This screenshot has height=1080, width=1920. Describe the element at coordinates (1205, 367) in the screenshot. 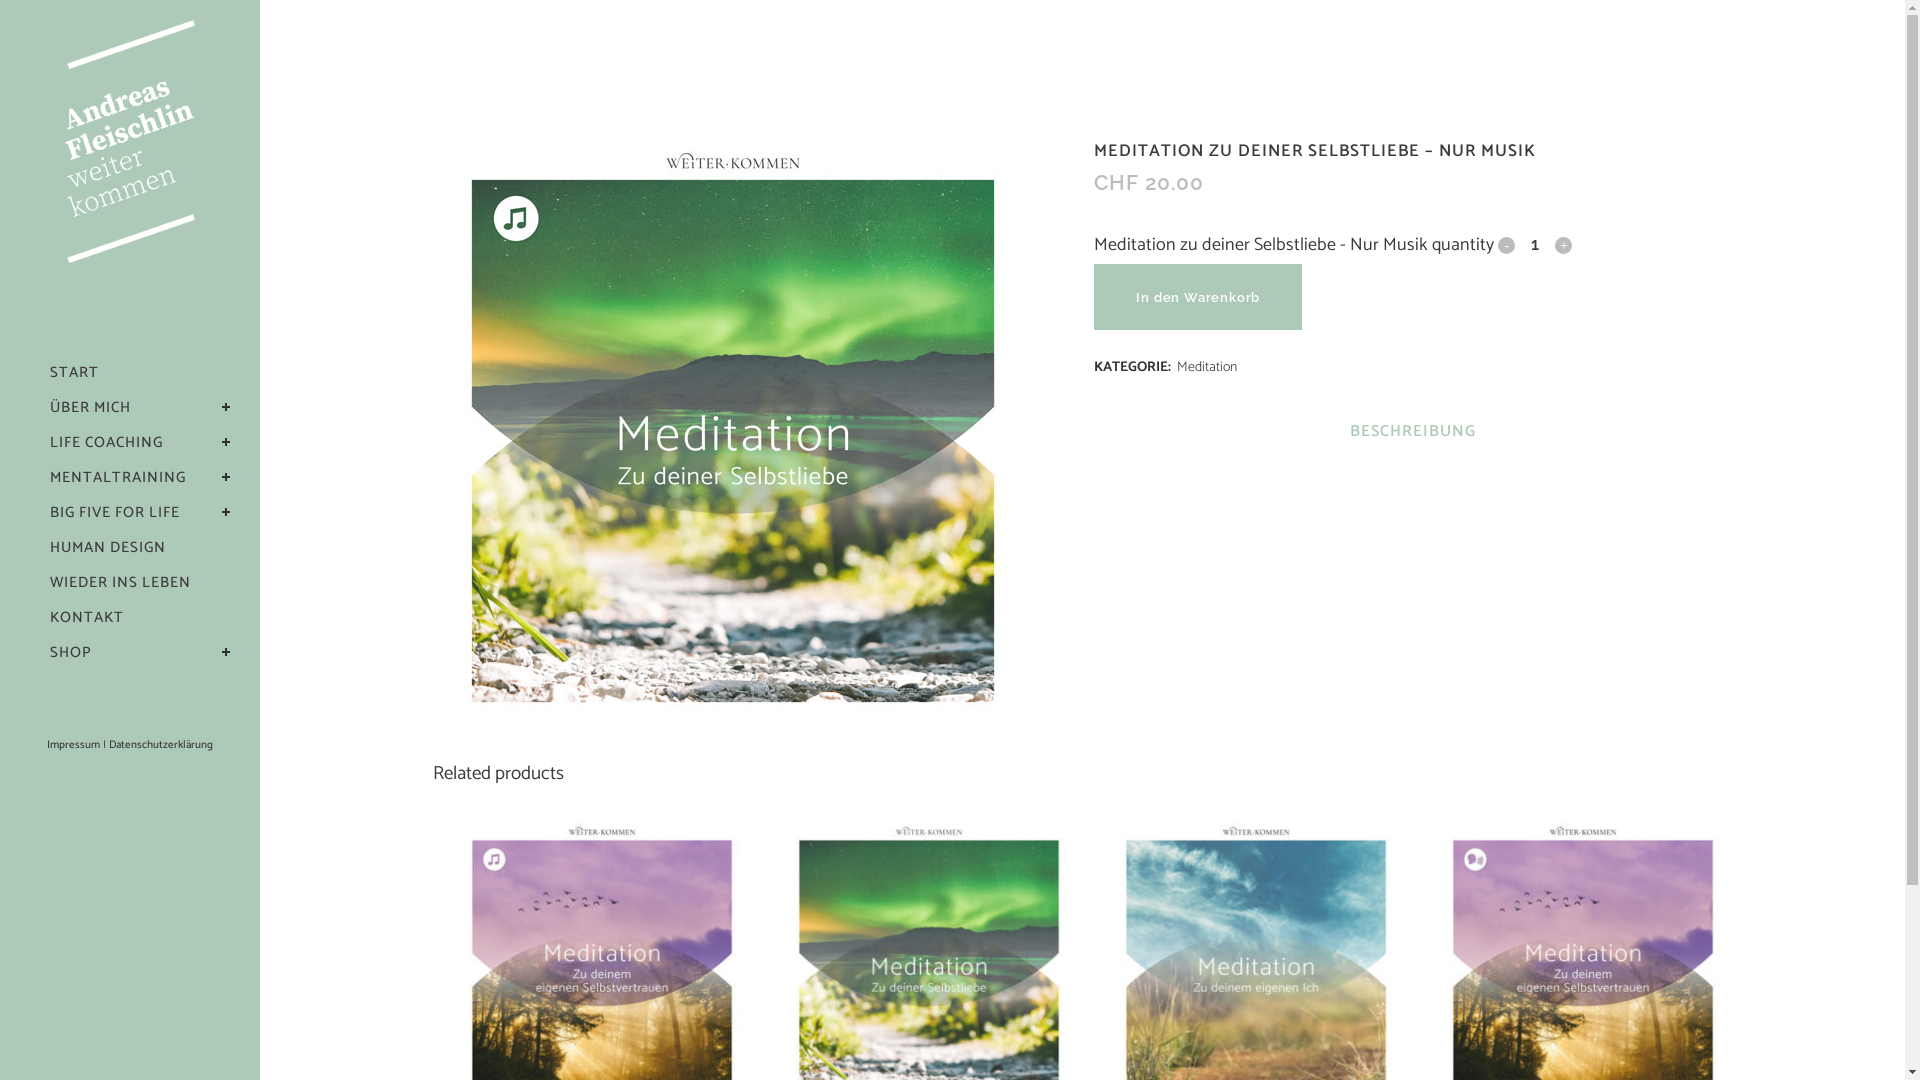

I see `'Meditation'` at that location.